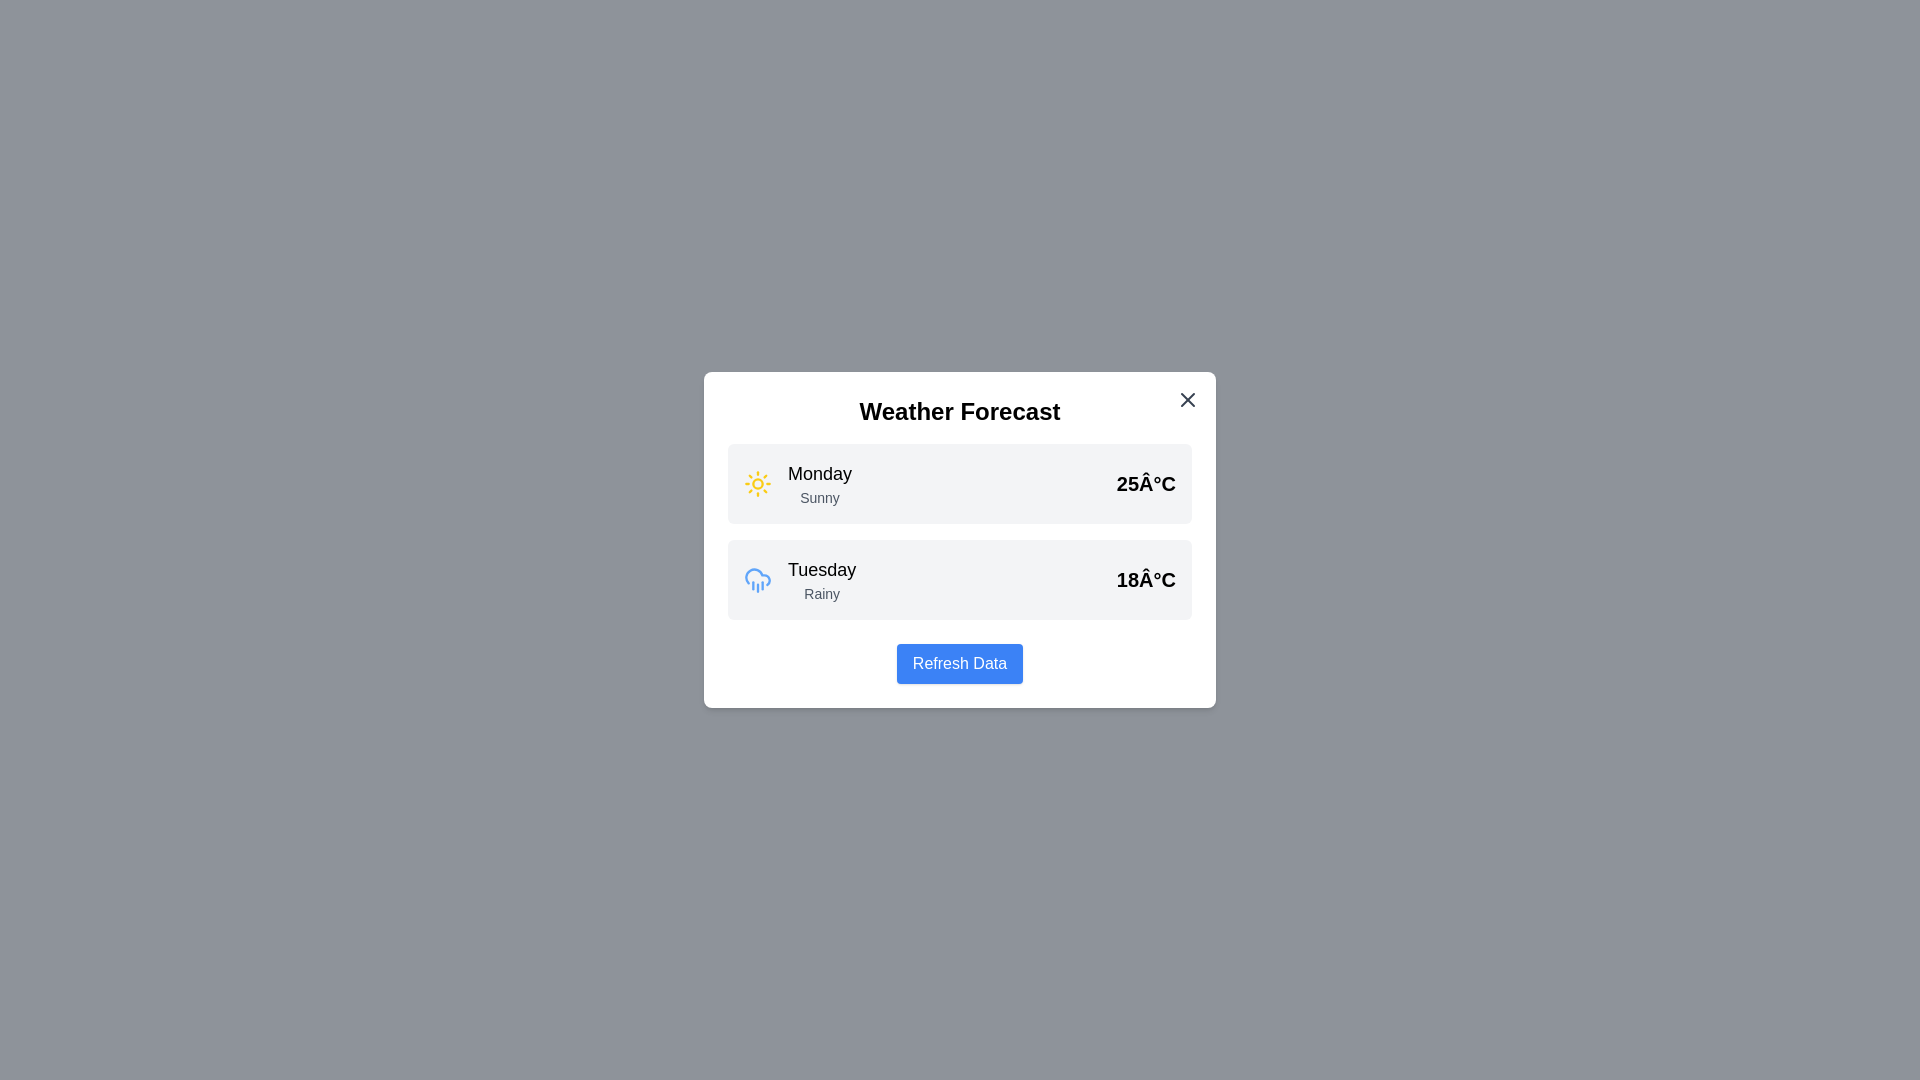 This screenshot has height=1080, width=1920. What do you see at coordinates (960, 579) in the screenshot?
I see `the second item in the vertically stacked list of weather entries, which displays weather information for Tuesday, including condition and temperature` at bounding box center [960, 579].